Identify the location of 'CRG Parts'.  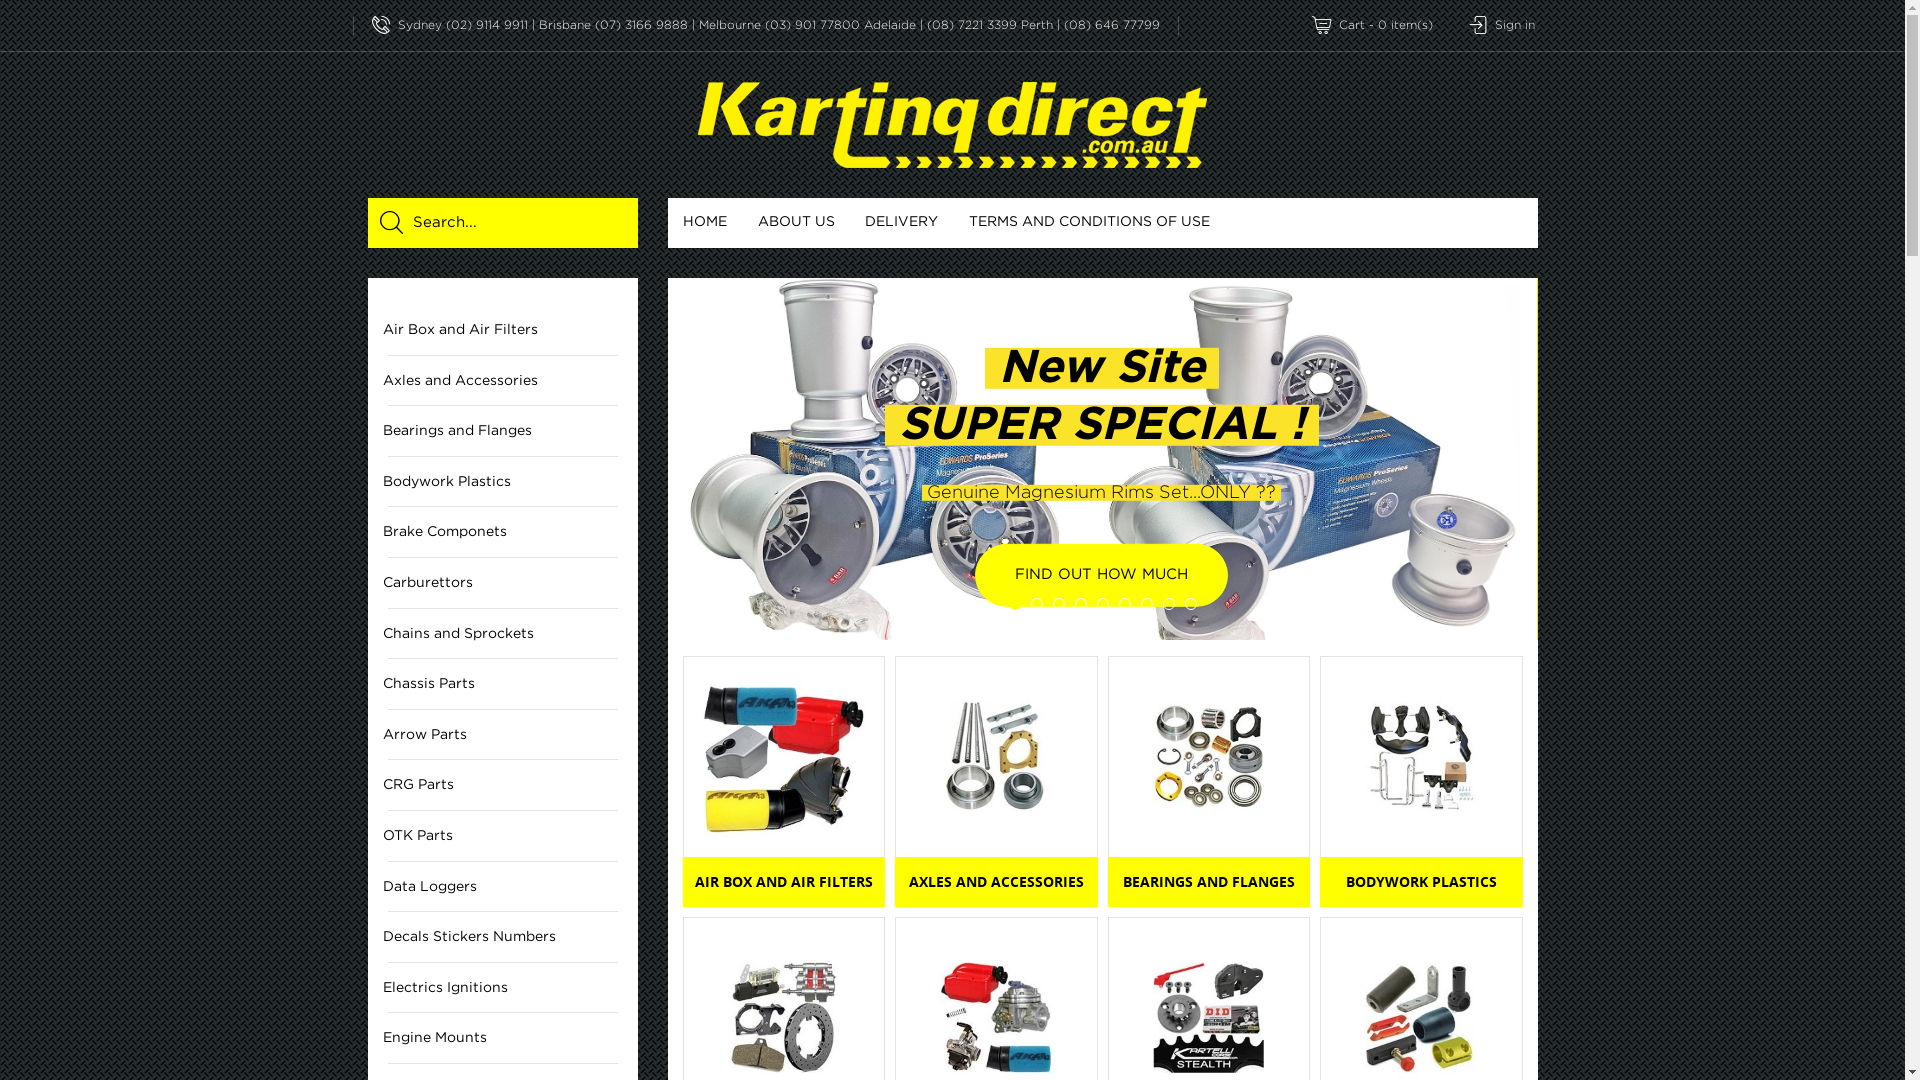
(503, 784).